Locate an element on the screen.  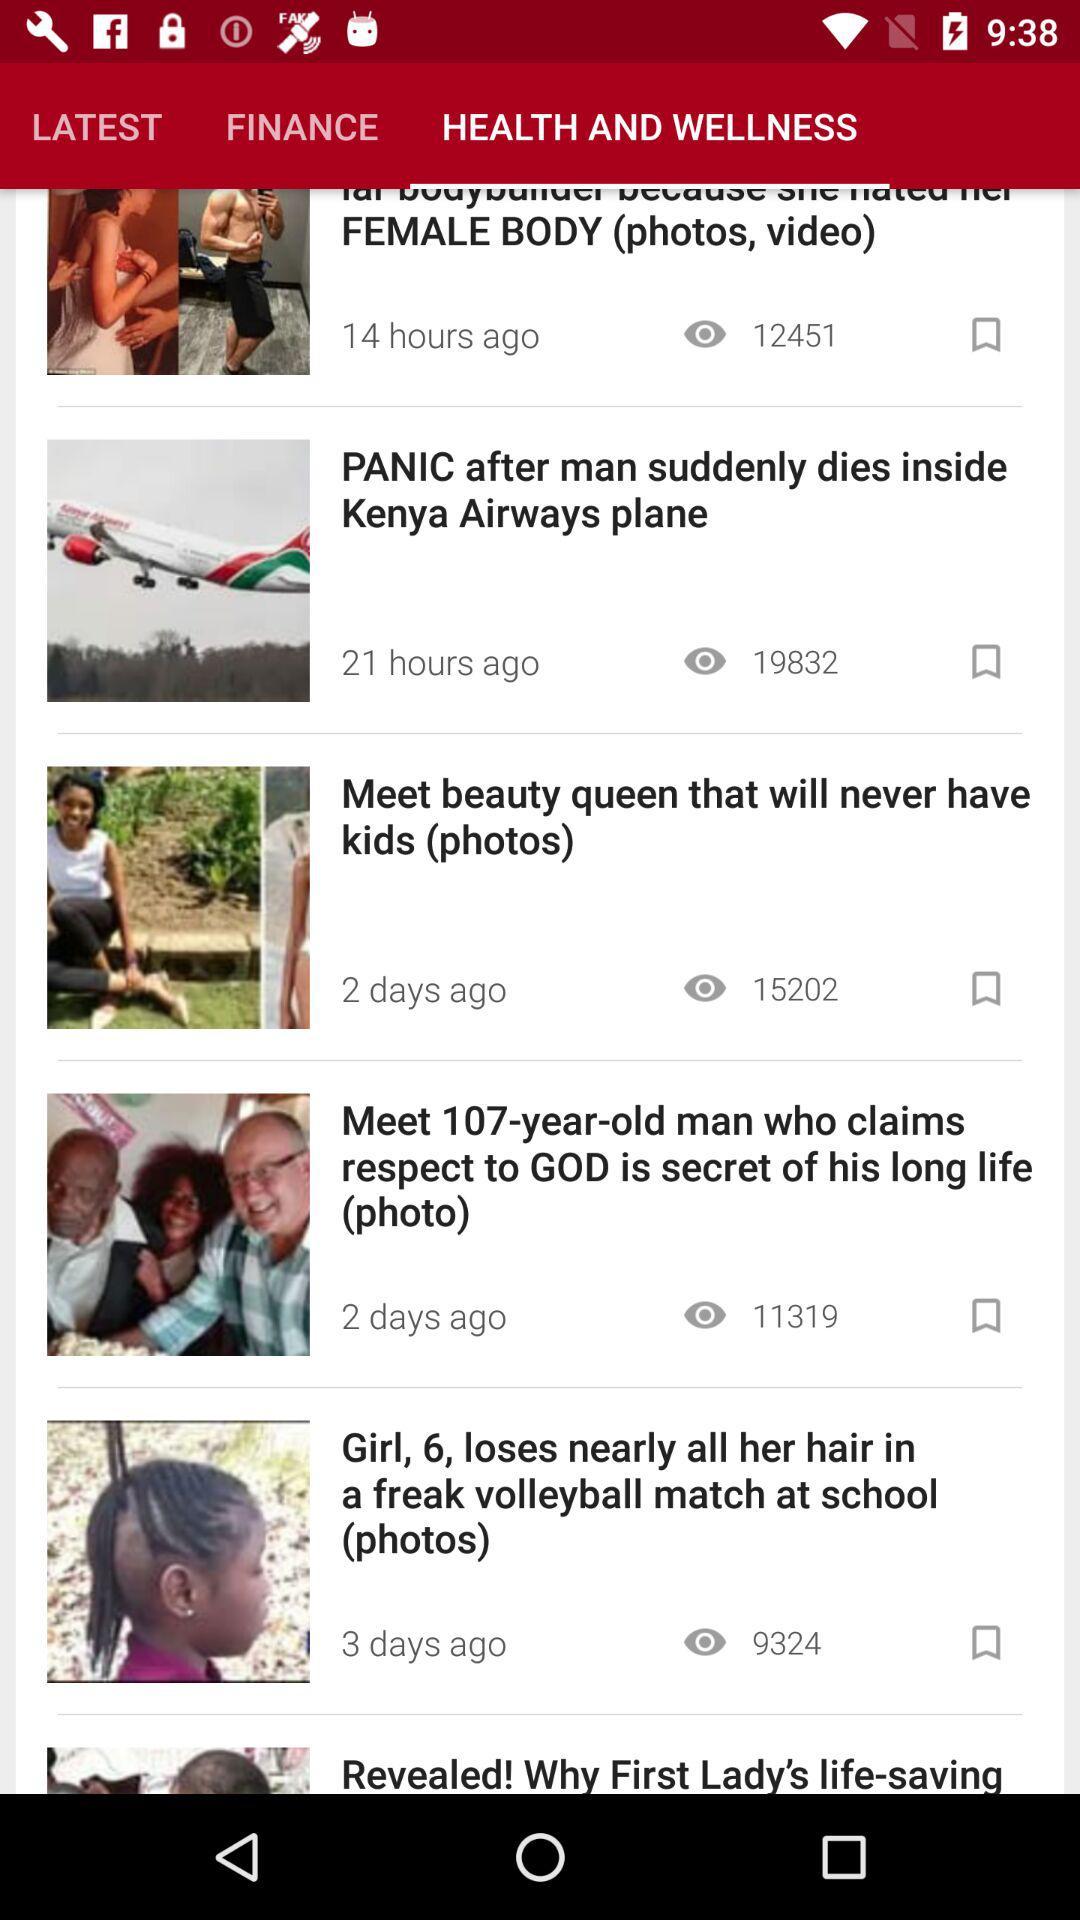
bookmark article is located at coordinates (985, 334).